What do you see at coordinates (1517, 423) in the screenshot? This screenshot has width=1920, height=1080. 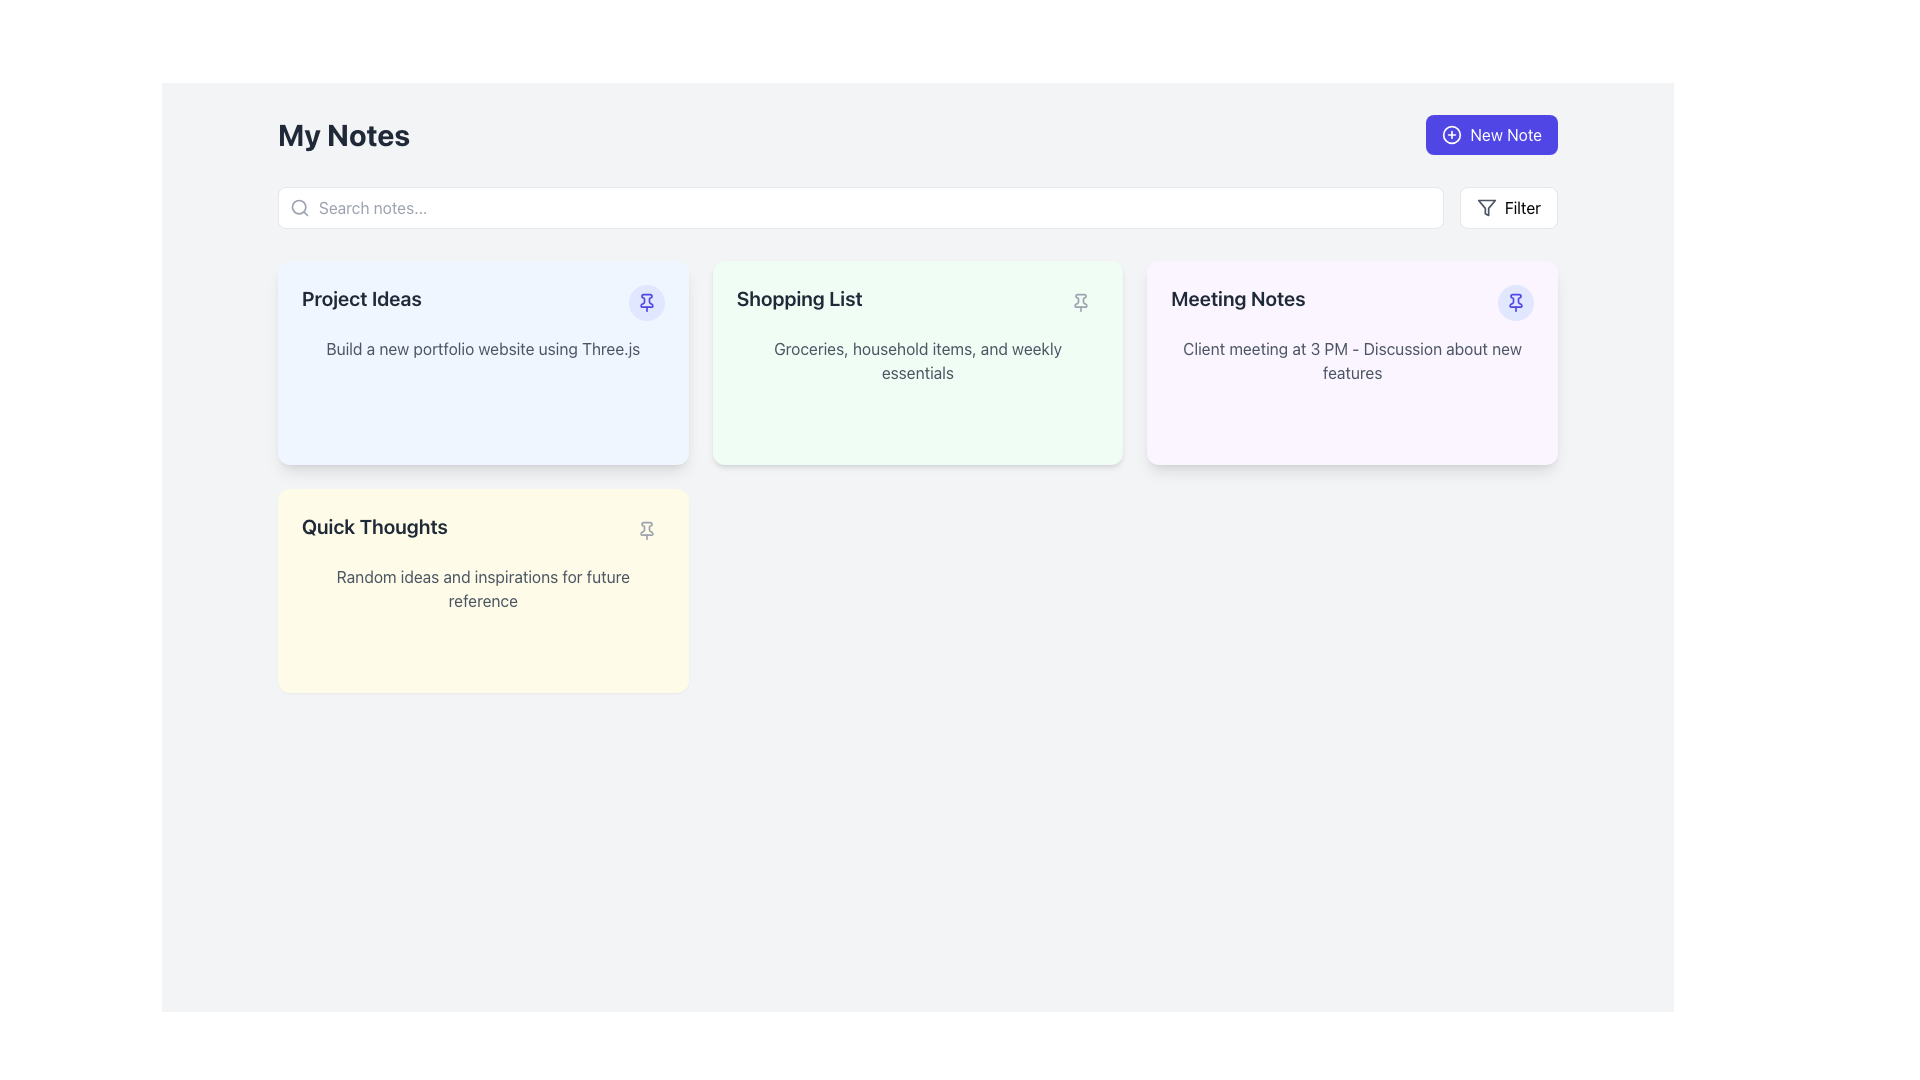 I see `the delete button located at the bottom right corner of the 'Meeting Notes' card` at bounding box center [1517, 423].